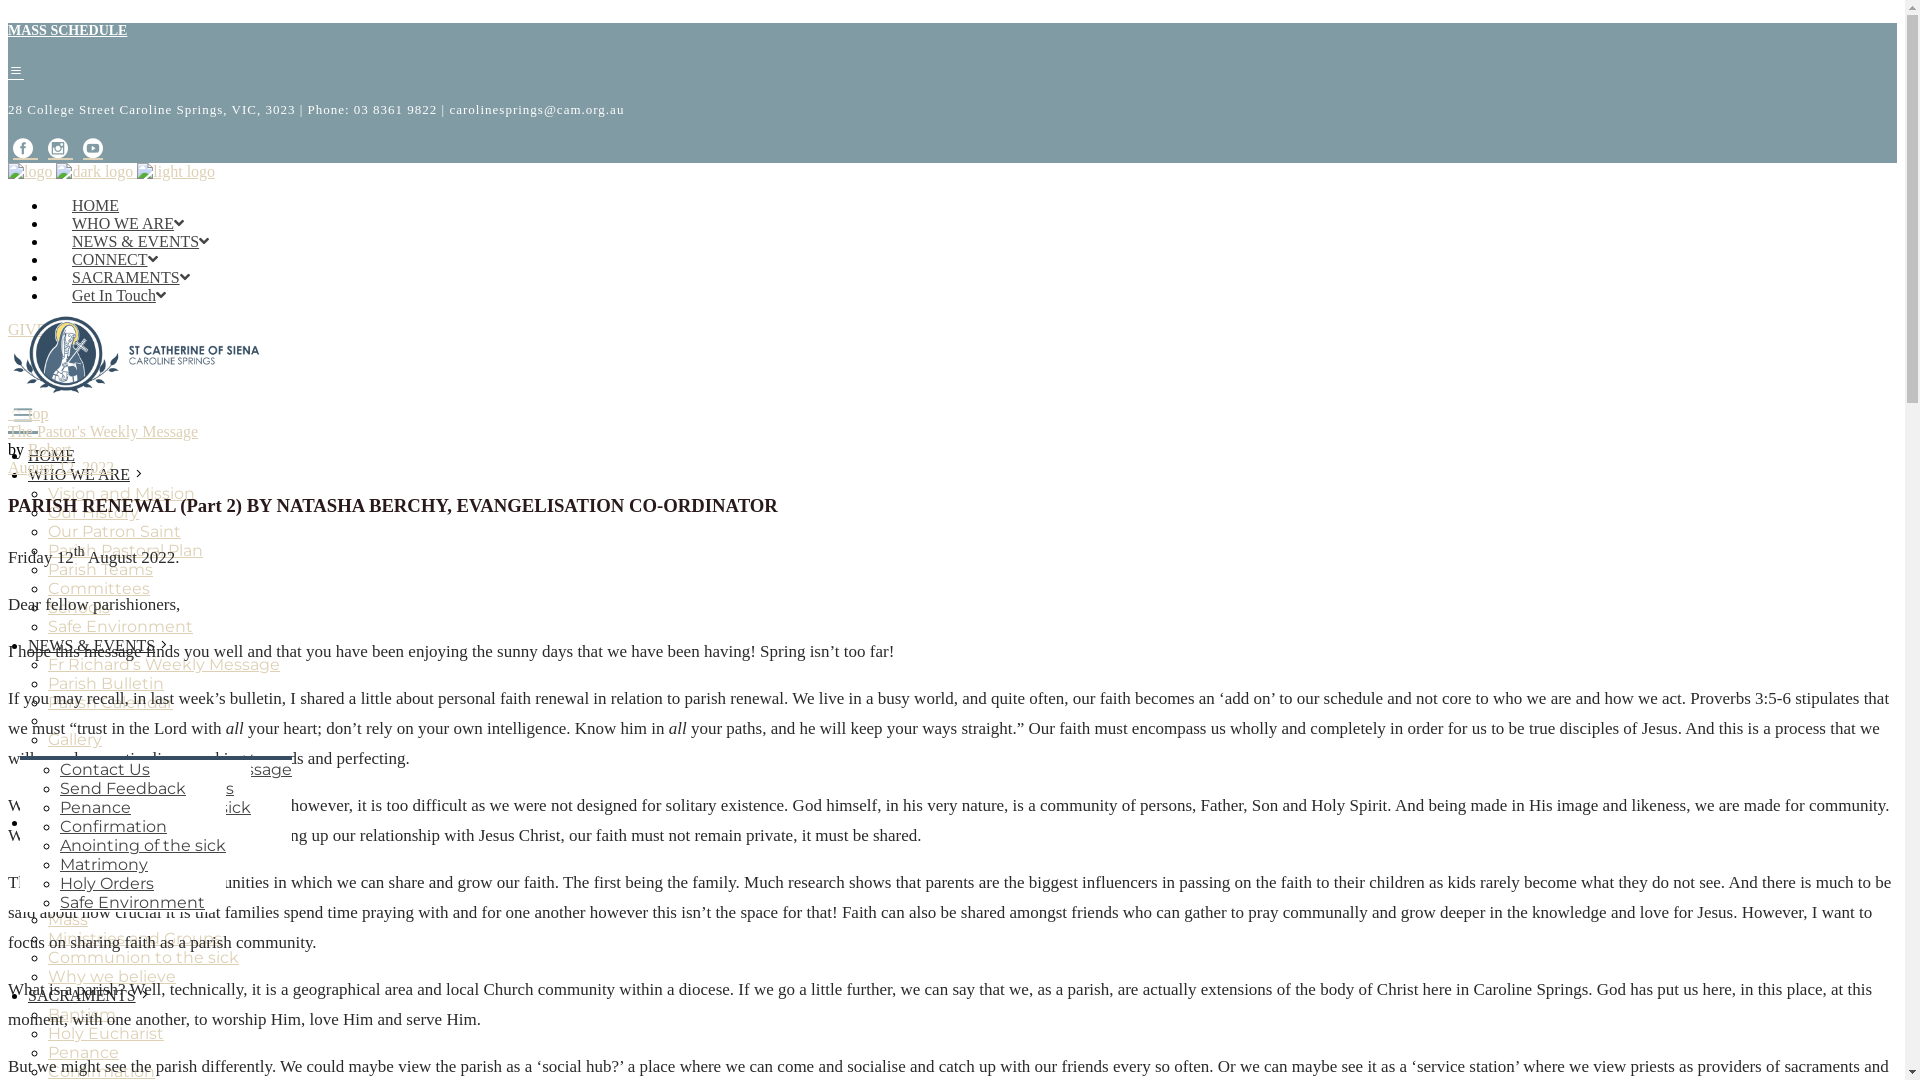 This screenshot has width=1920, height=1080. What do you see at coordinates (101, 430) in the screenshot?
I see `'The Pastor's Weekly Message'` at bounding box center [101, 430].